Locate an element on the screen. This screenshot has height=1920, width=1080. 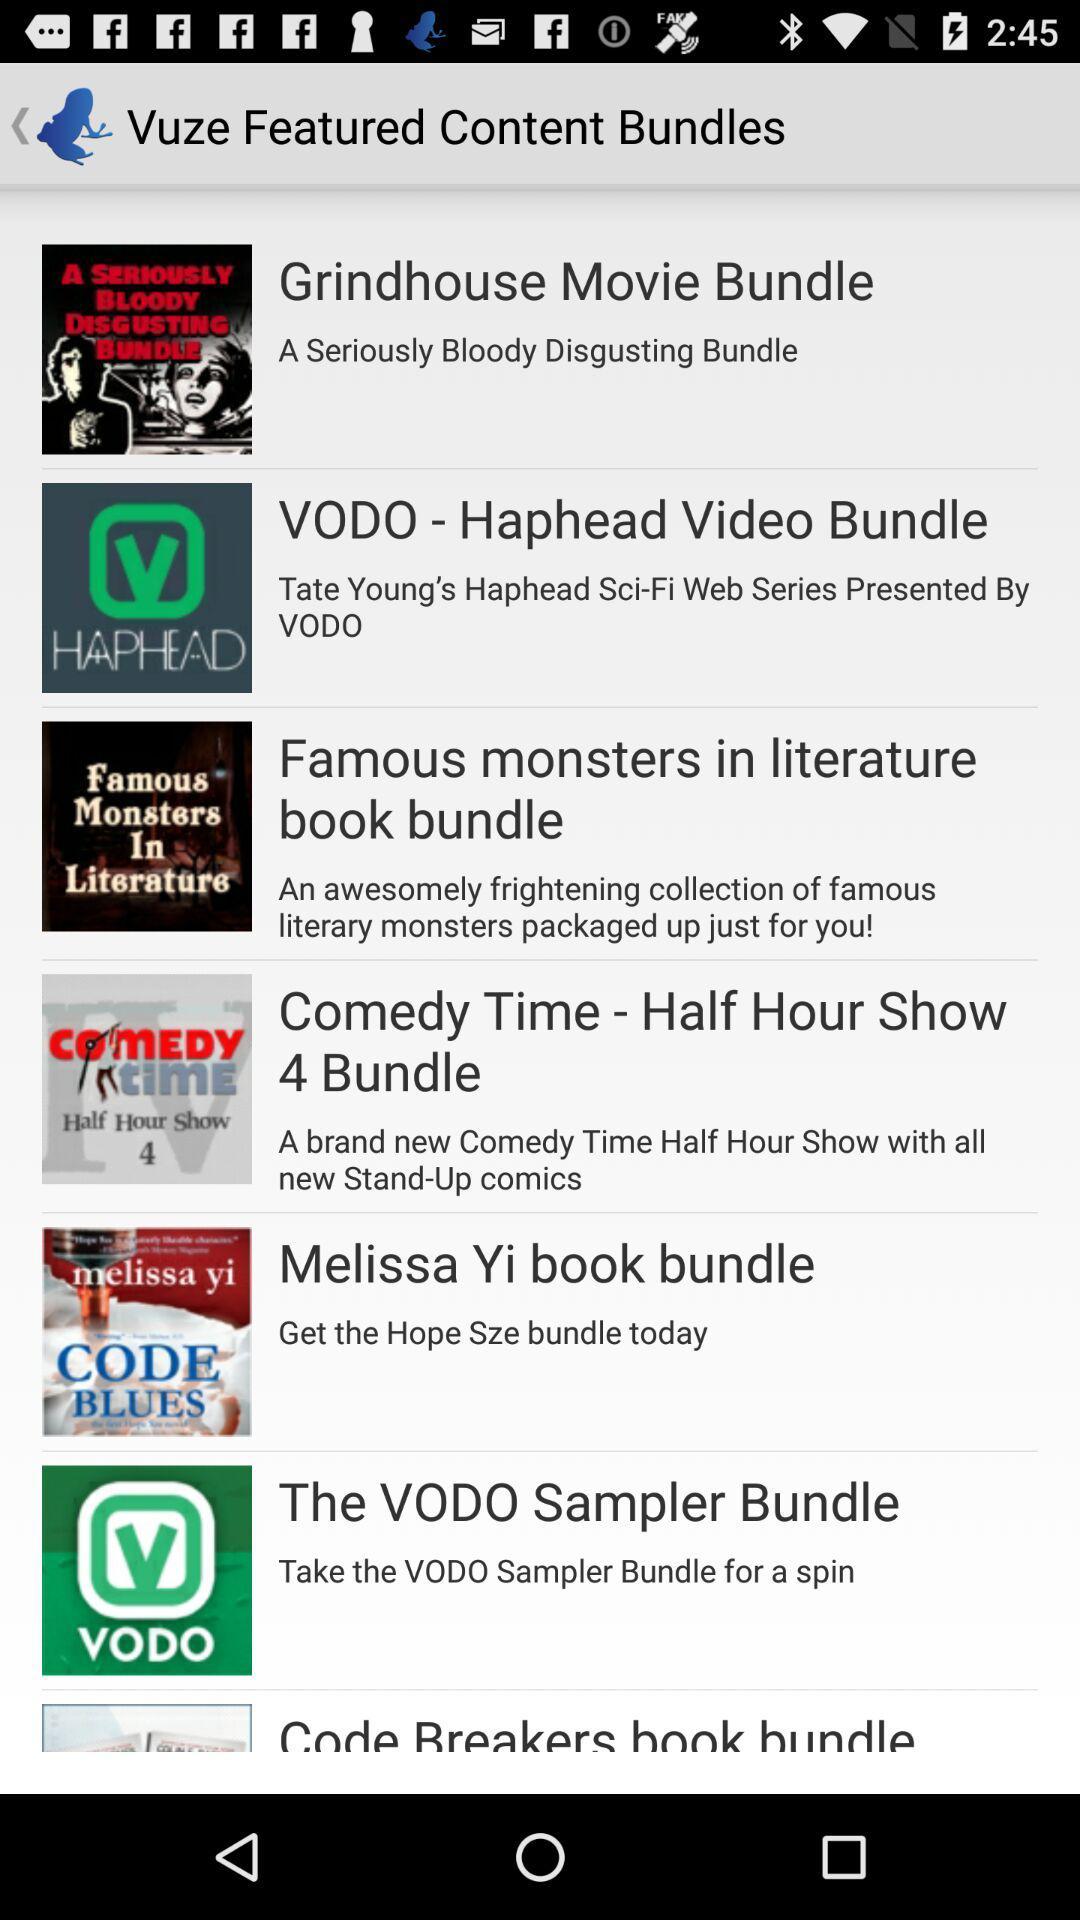
the image which is left side of the text vuze featured content bundles is located at coordinates (72, 124).